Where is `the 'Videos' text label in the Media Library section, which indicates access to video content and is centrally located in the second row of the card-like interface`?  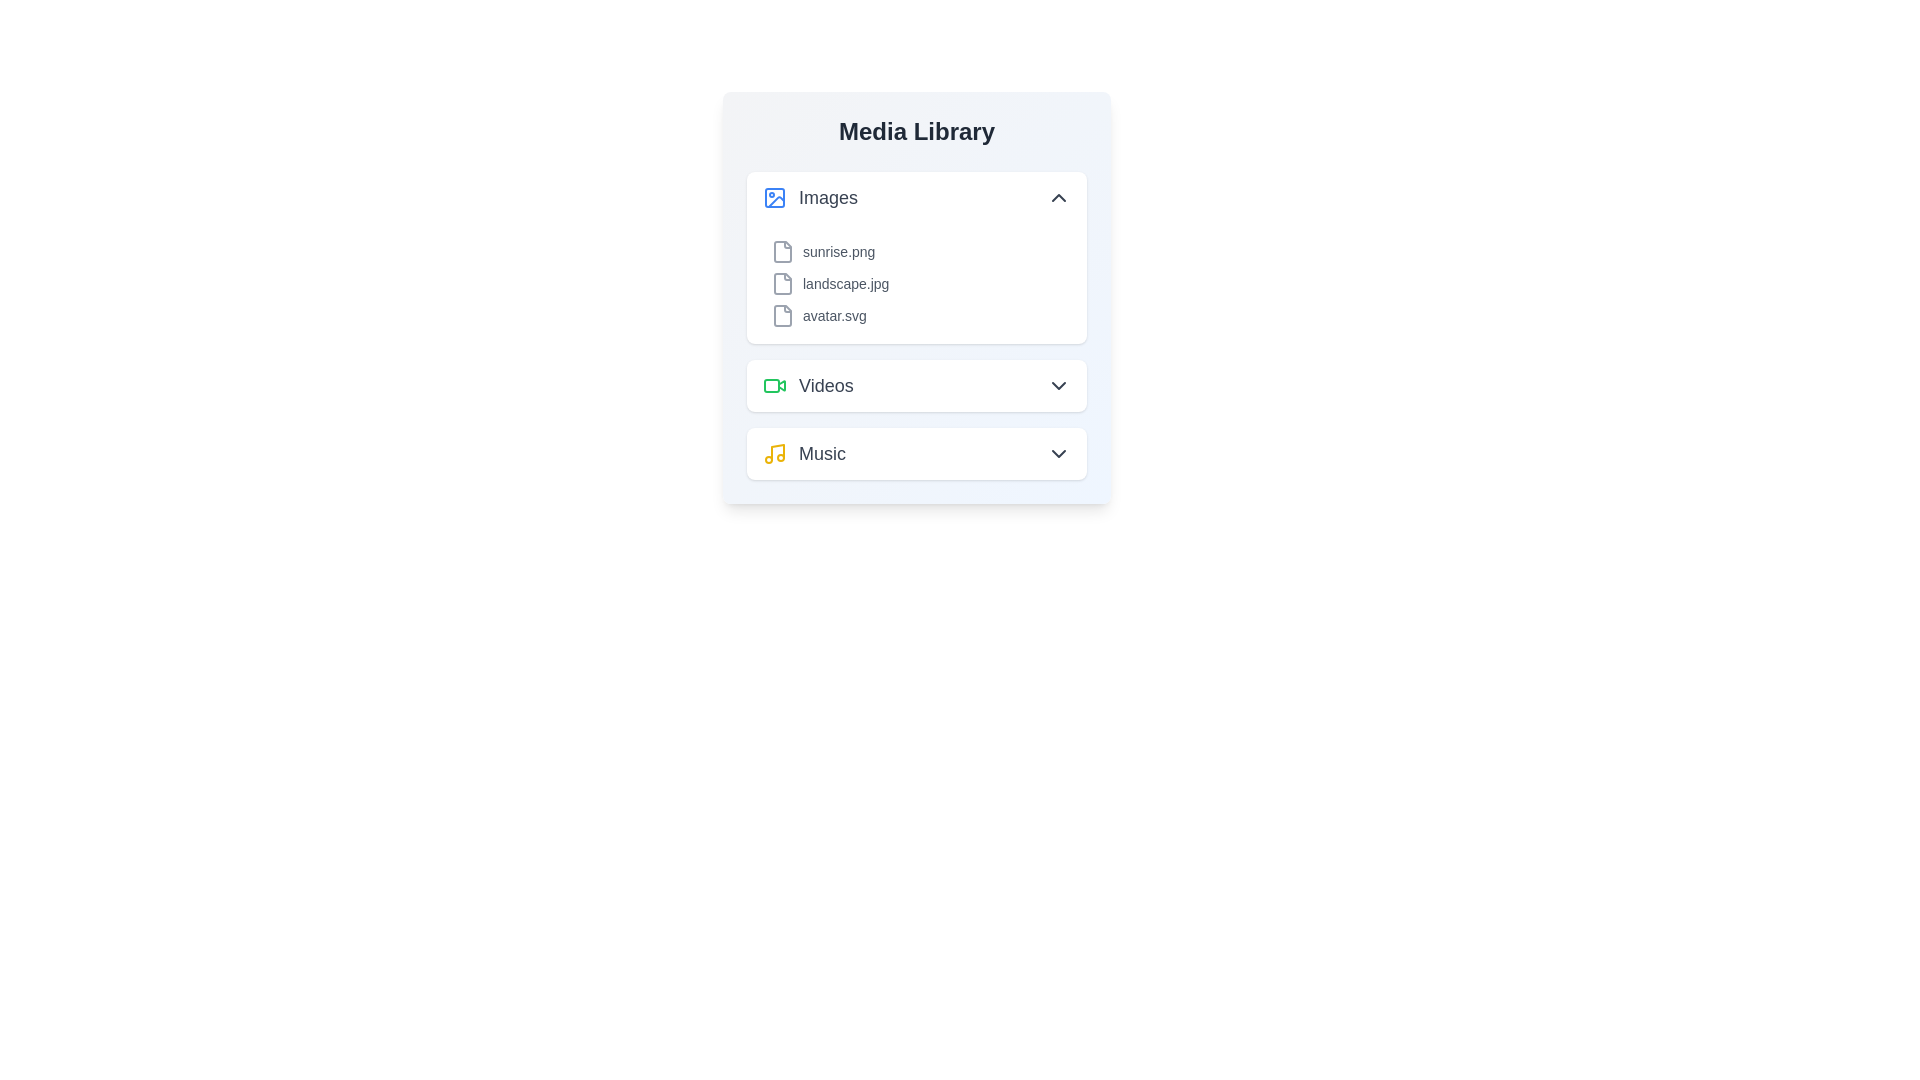 the 'Videos' text label in the Media Library section, which indicates access to video content and is centrally located in the second row of the card-like interface is located at coordinates (826, 385).